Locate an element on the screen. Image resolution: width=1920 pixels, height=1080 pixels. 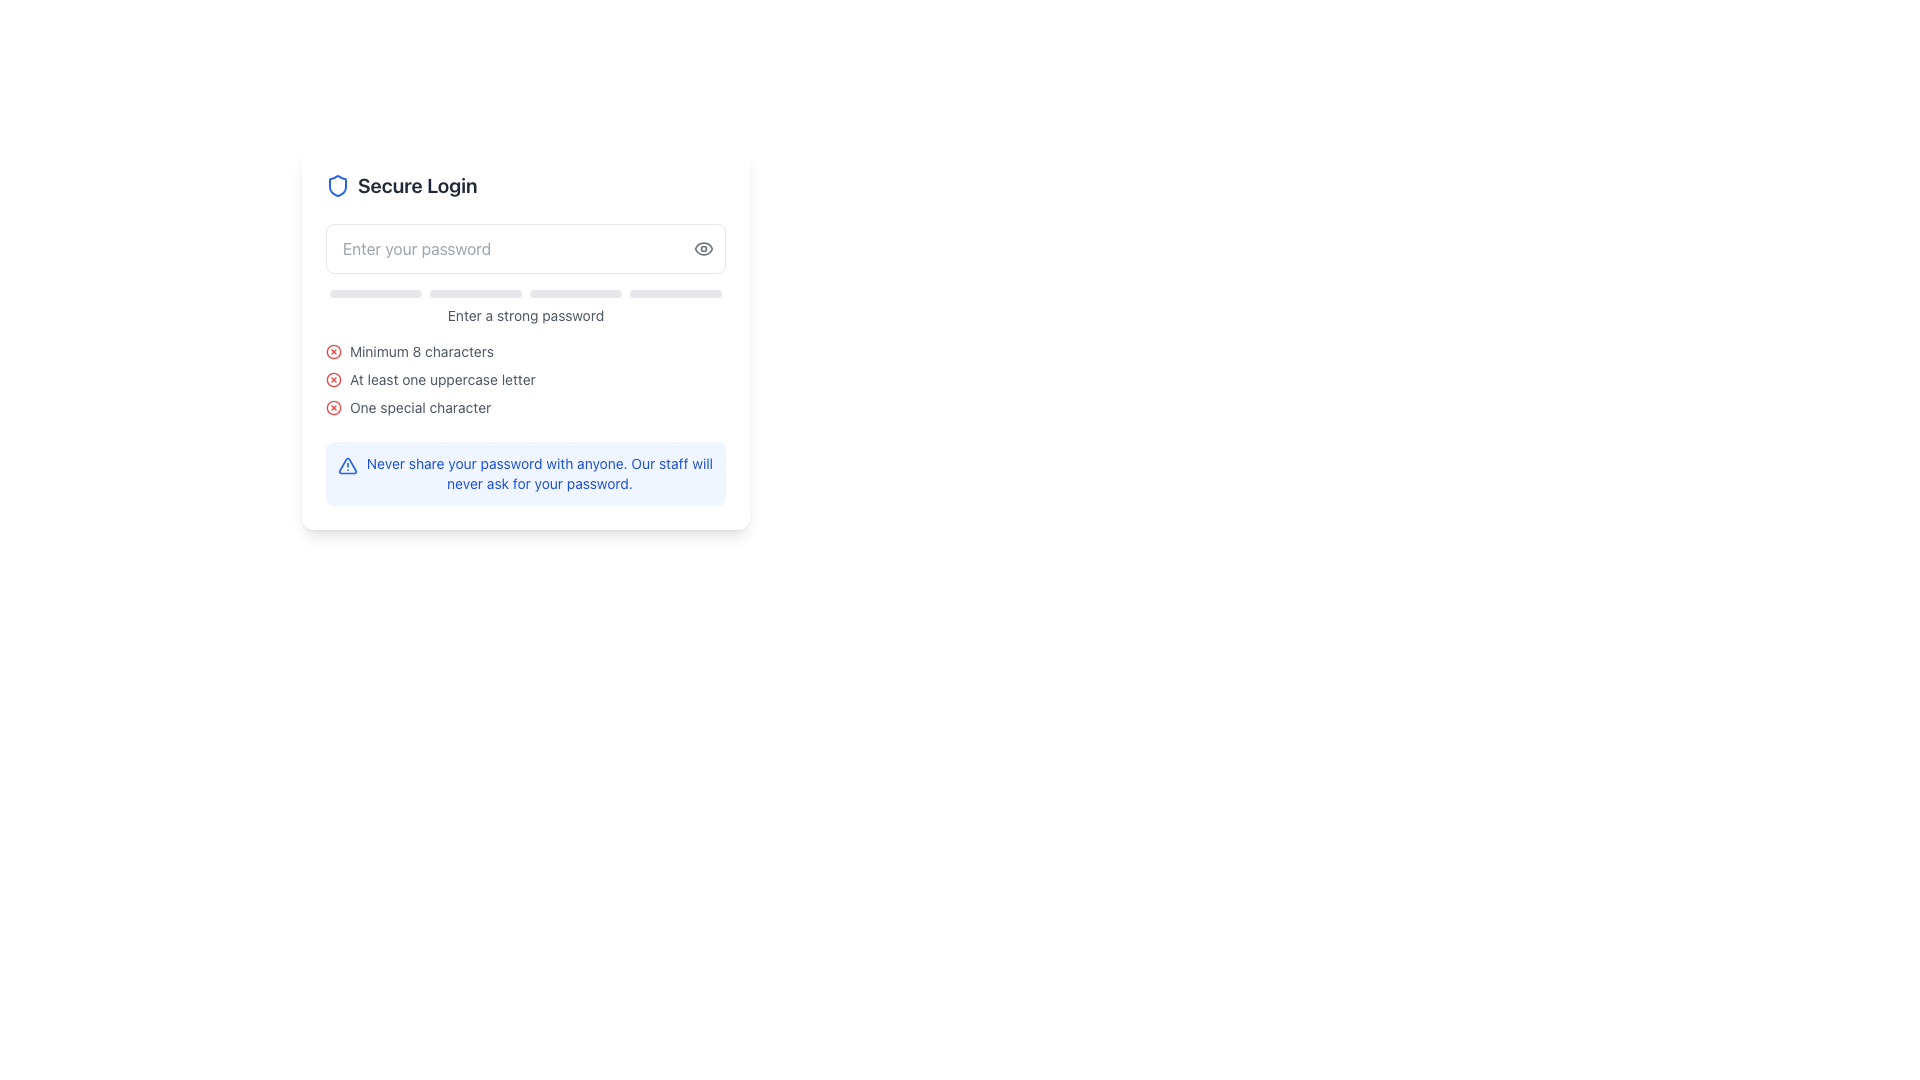
the visual warning or alert icon located at the beginning of the blue rectangular informational banner below the password criteria list is located at coordinates (347, 466).